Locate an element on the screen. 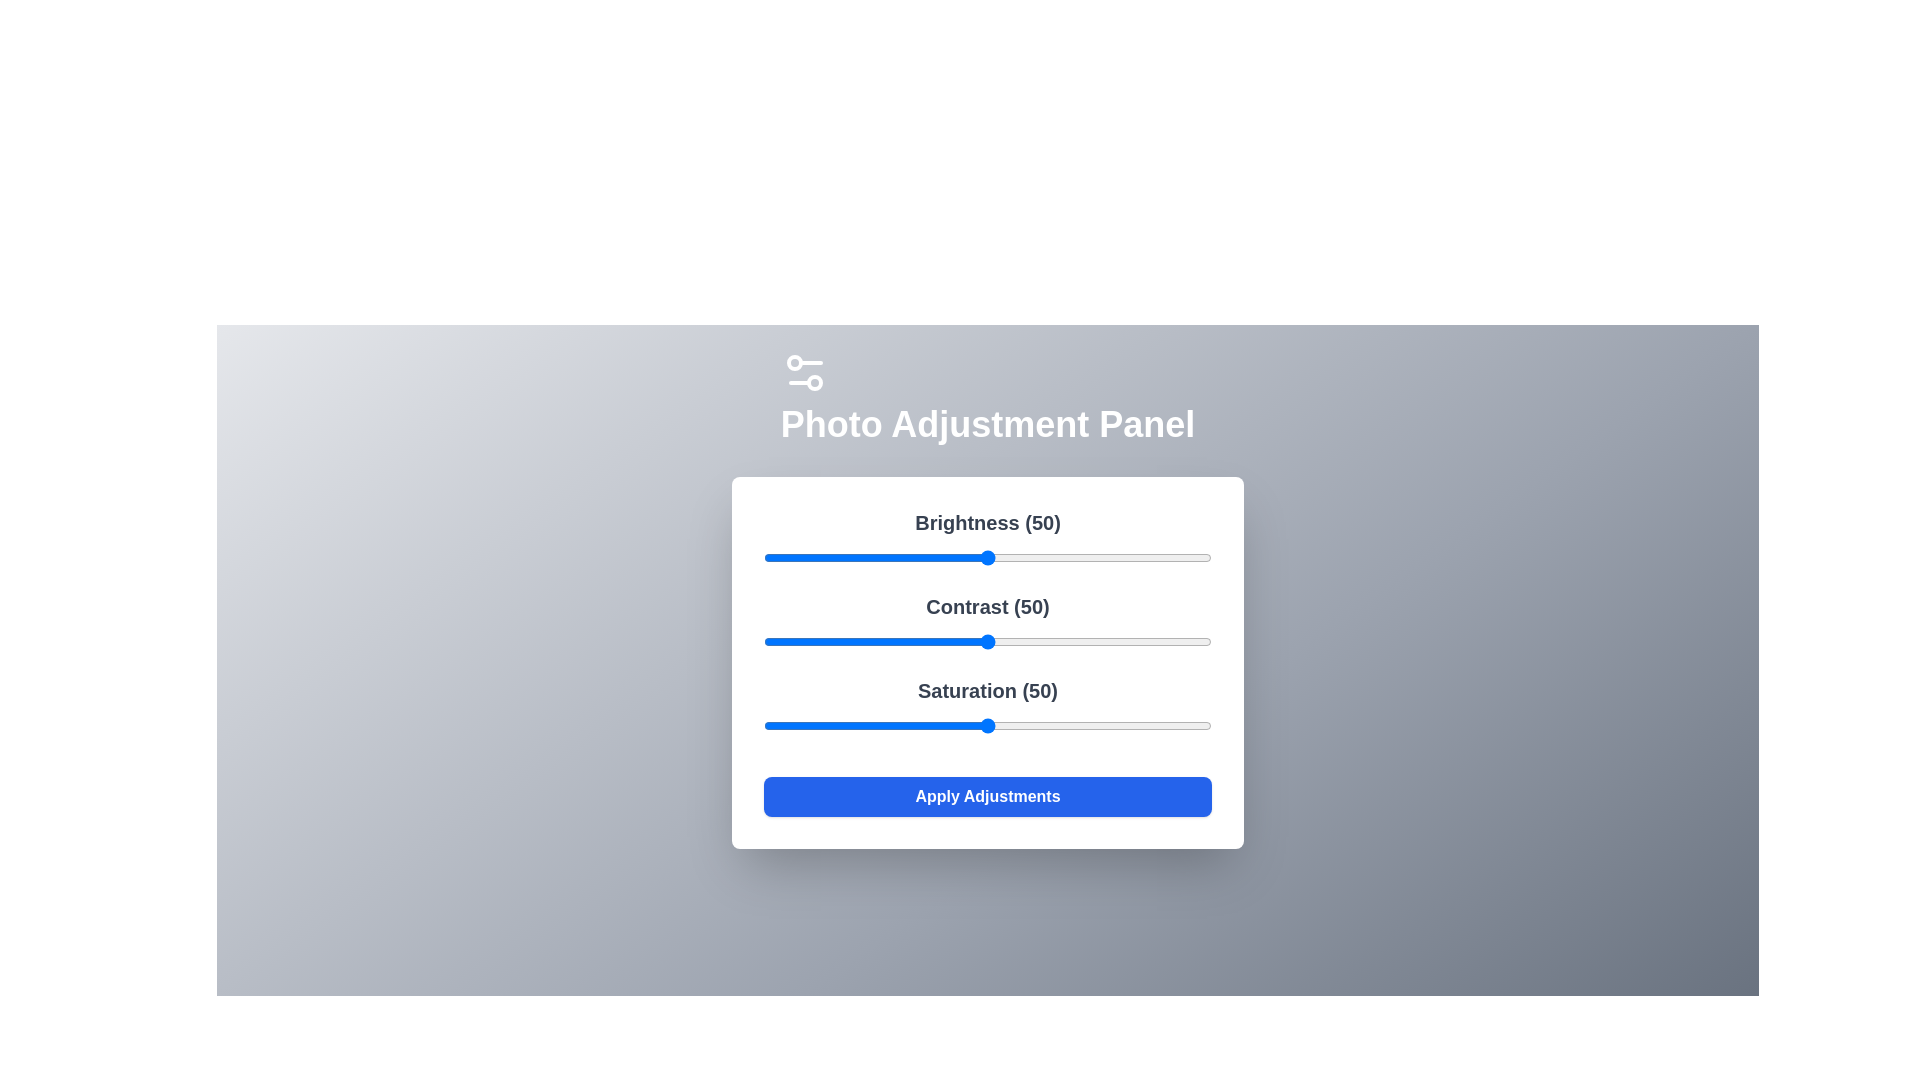  the 0 slider to 46 is located at coordinates (969, 558).